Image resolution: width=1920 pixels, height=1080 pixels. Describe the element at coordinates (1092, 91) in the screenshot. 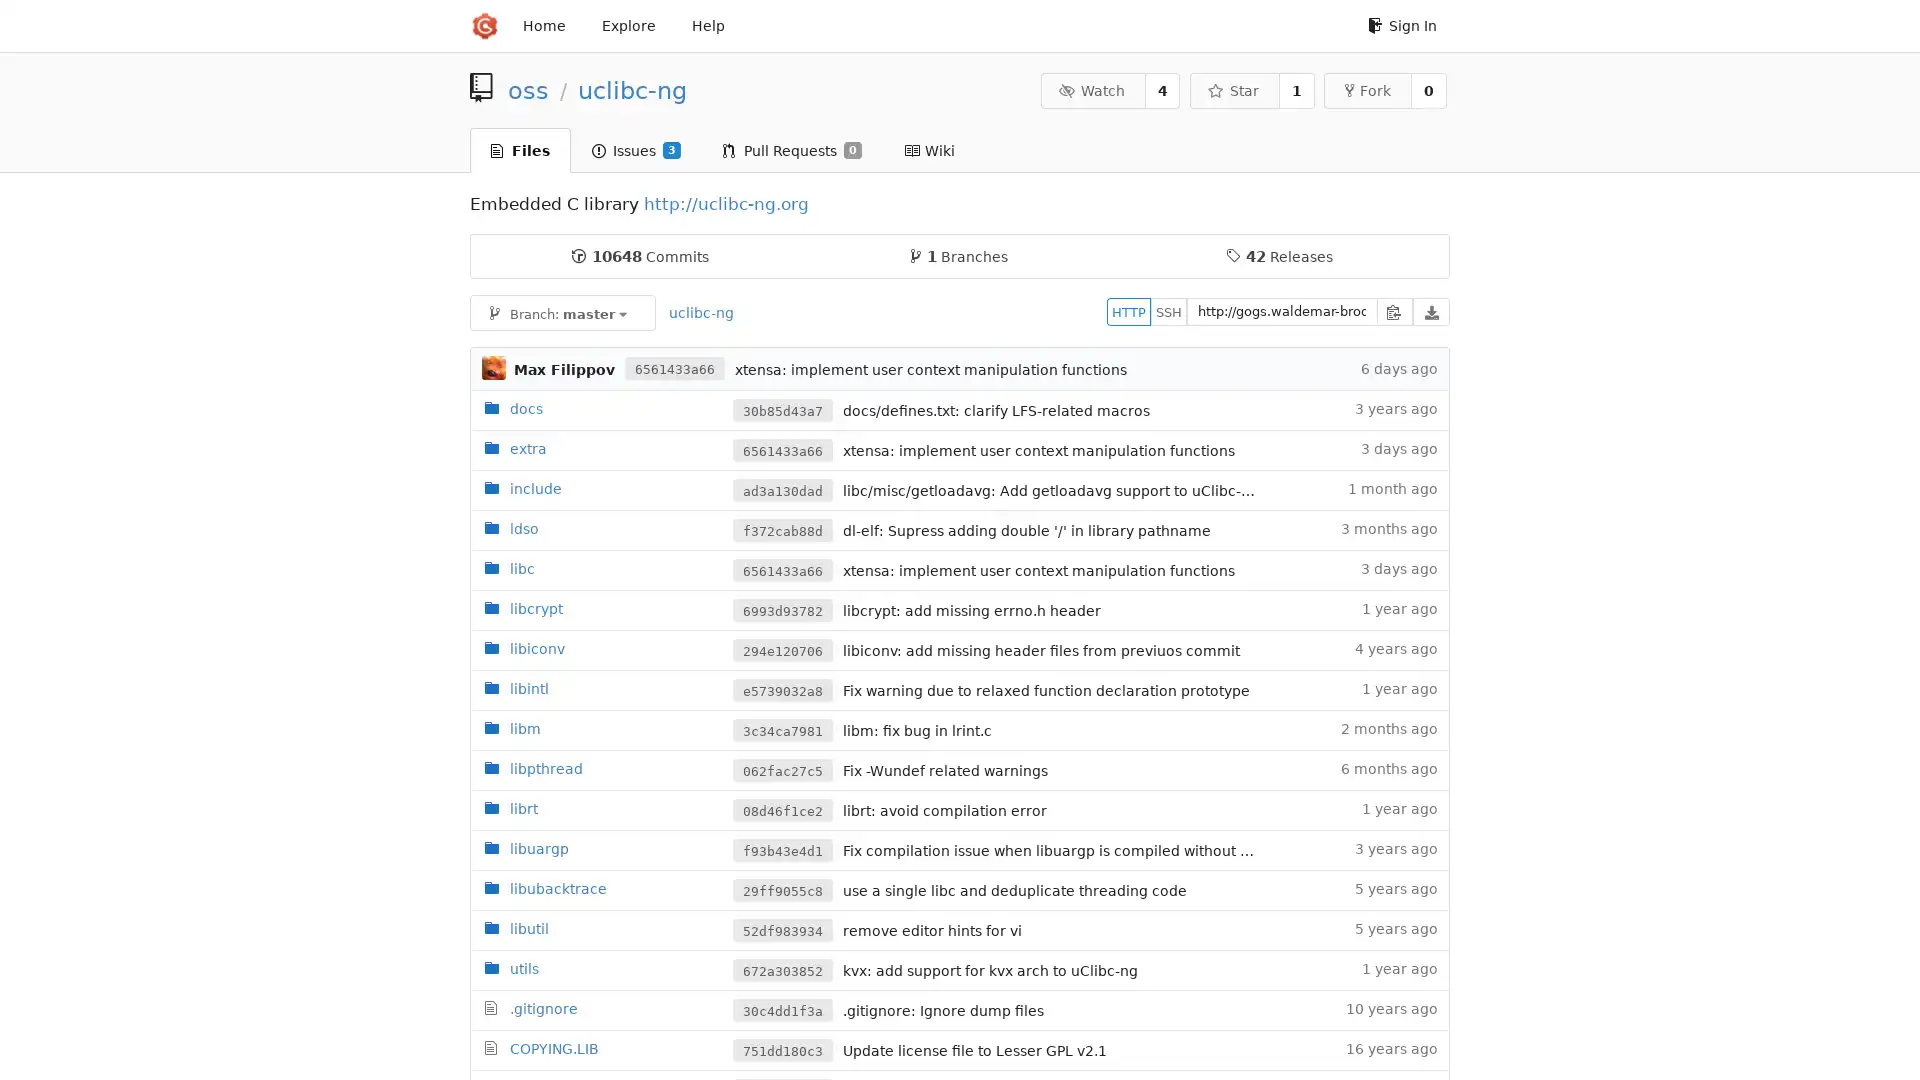

I see `Watch` at that location.